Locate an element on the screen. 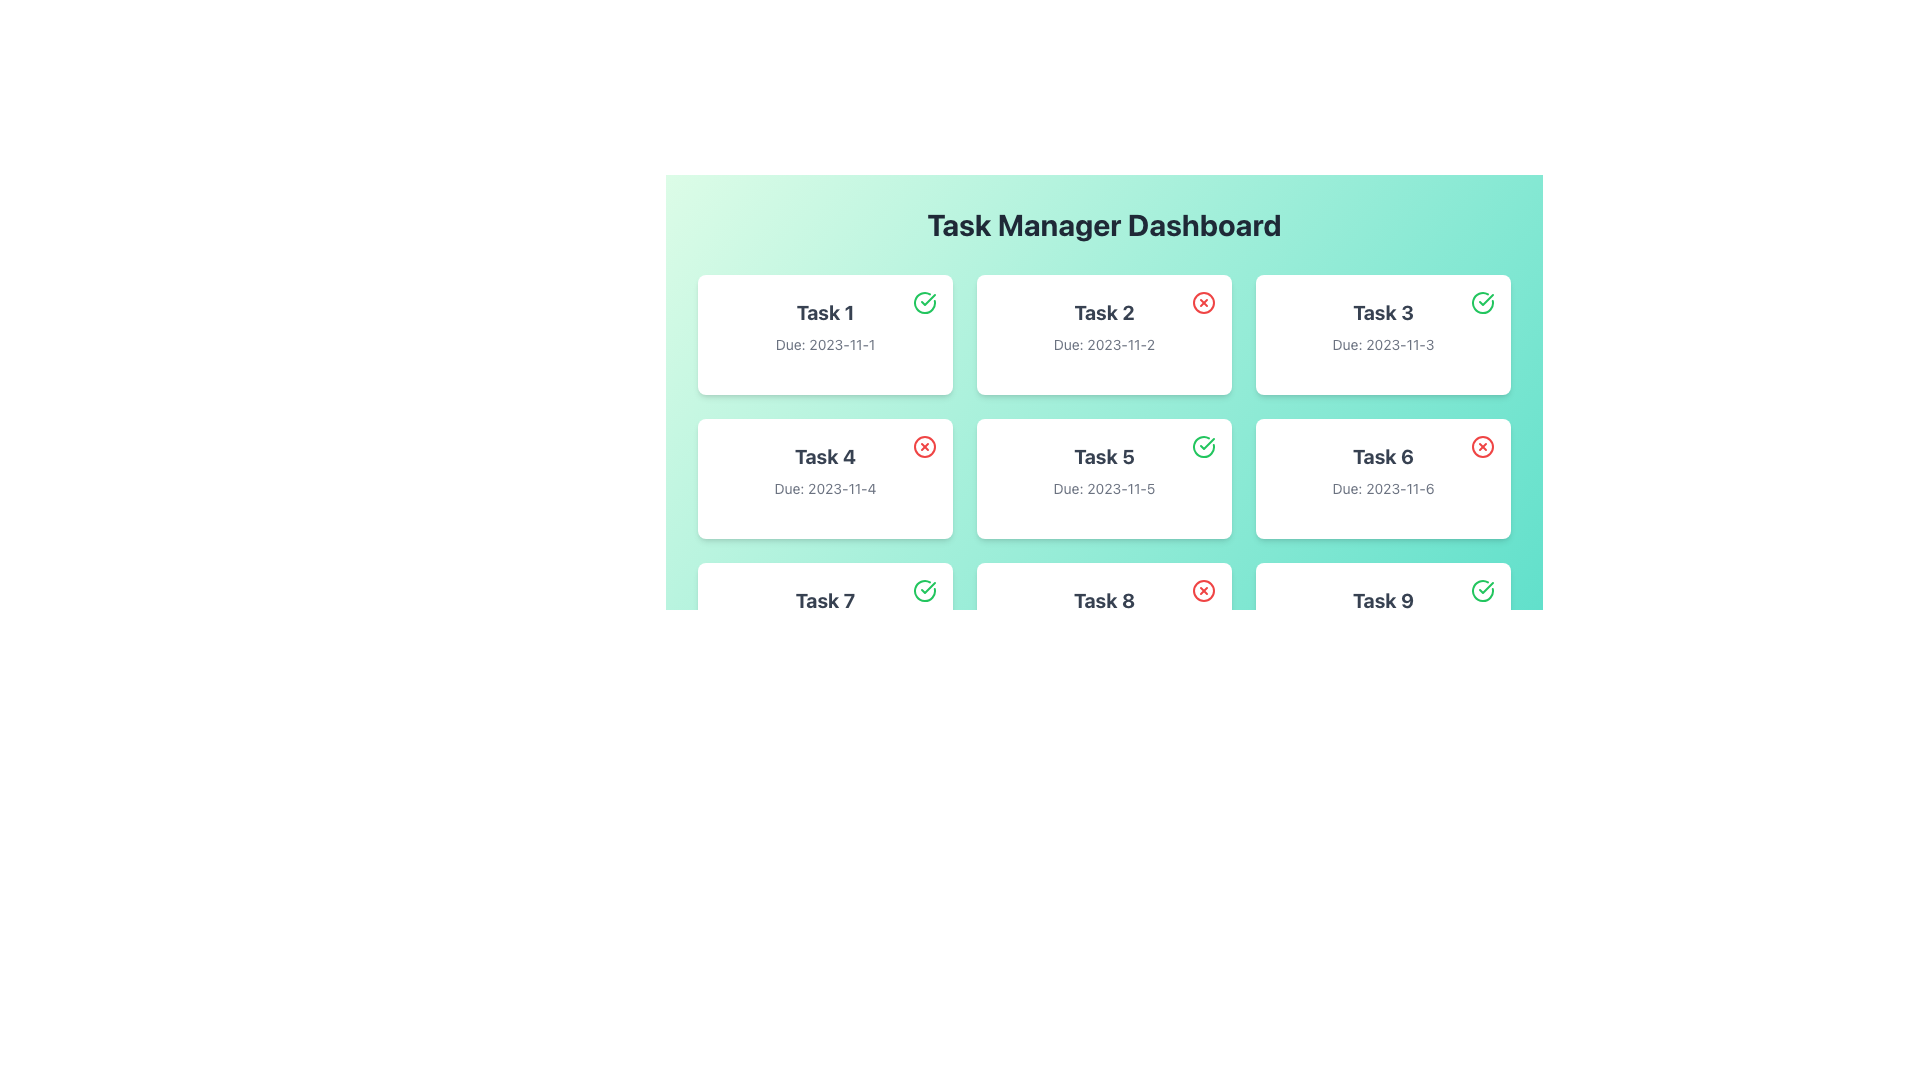 Image resolution: width=1920 pixels, height=1080 pixels. the status indicator icon is located at coordinates (924, 303).